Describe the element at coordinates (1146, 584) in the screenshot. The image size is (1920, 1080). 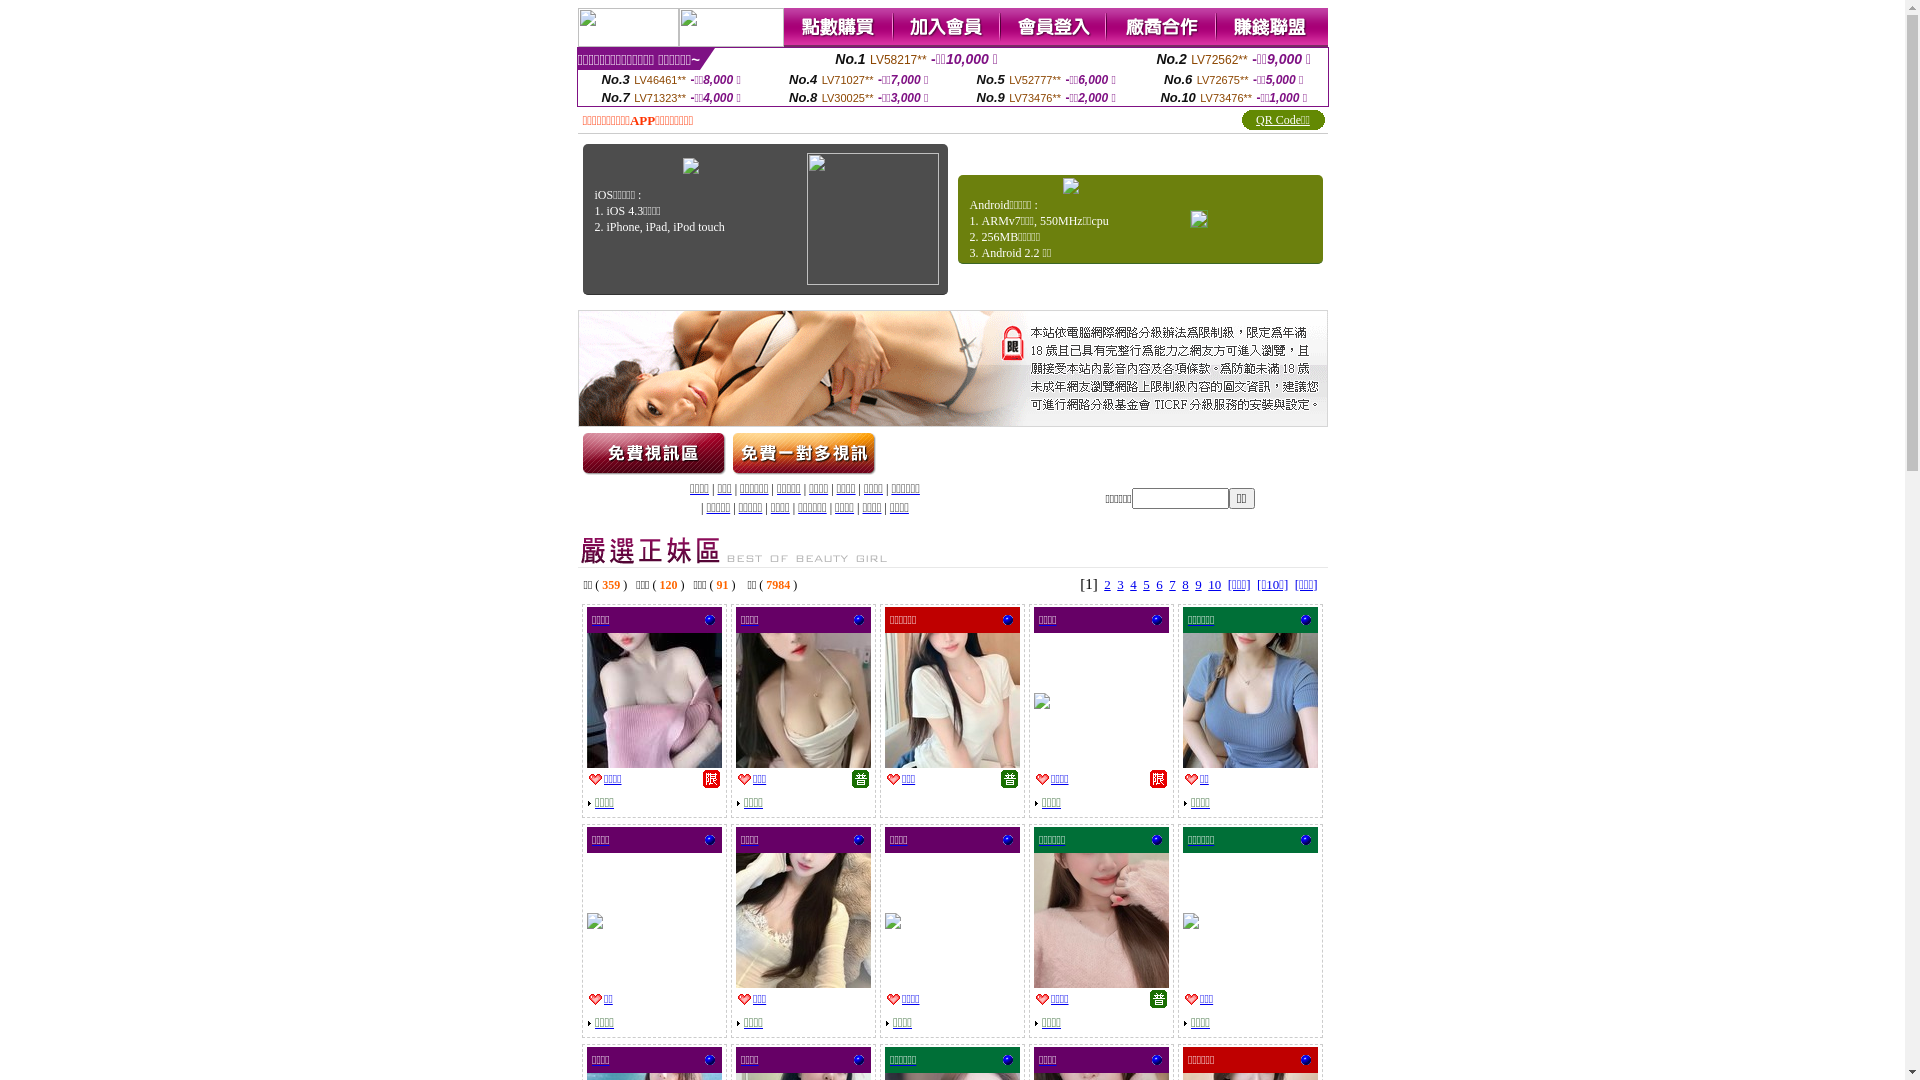
I see `'5'` at that location.